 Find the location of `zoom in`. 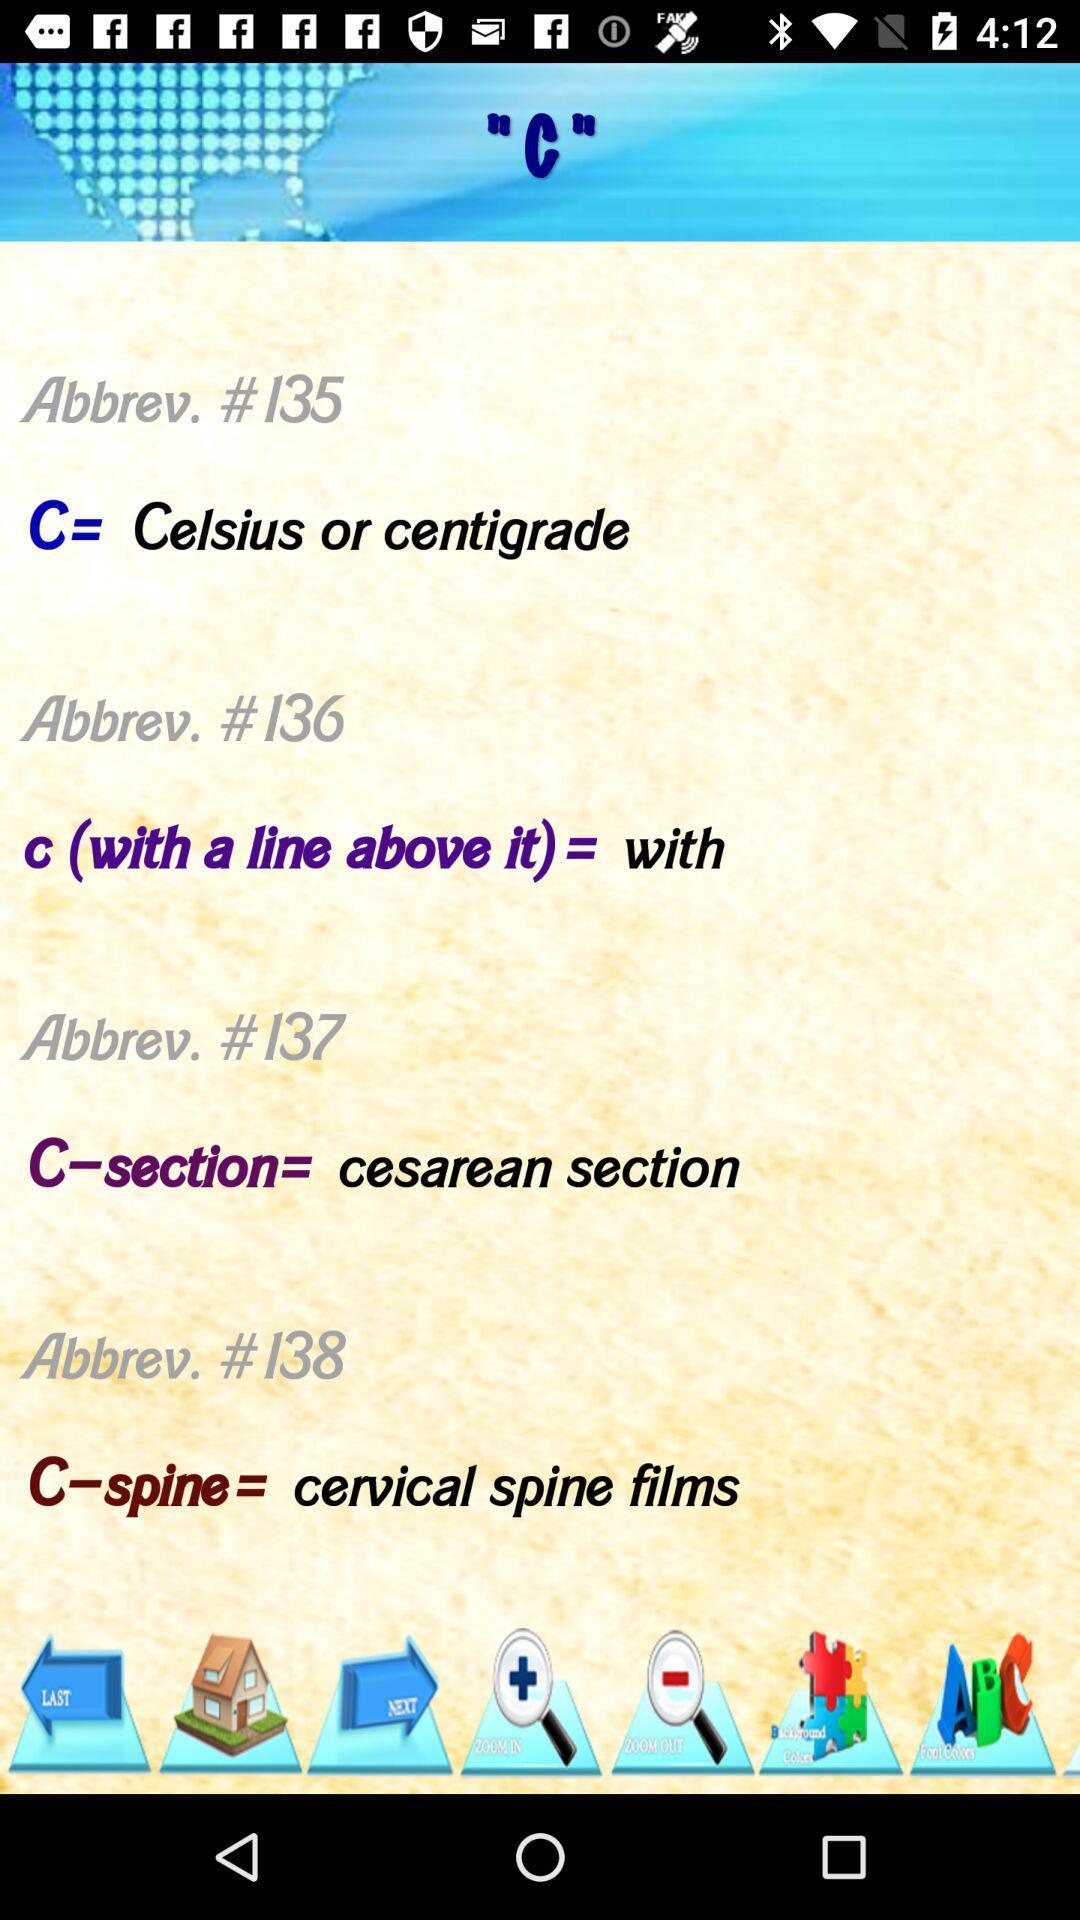

zoom in is located at coordinates (529, 1702).